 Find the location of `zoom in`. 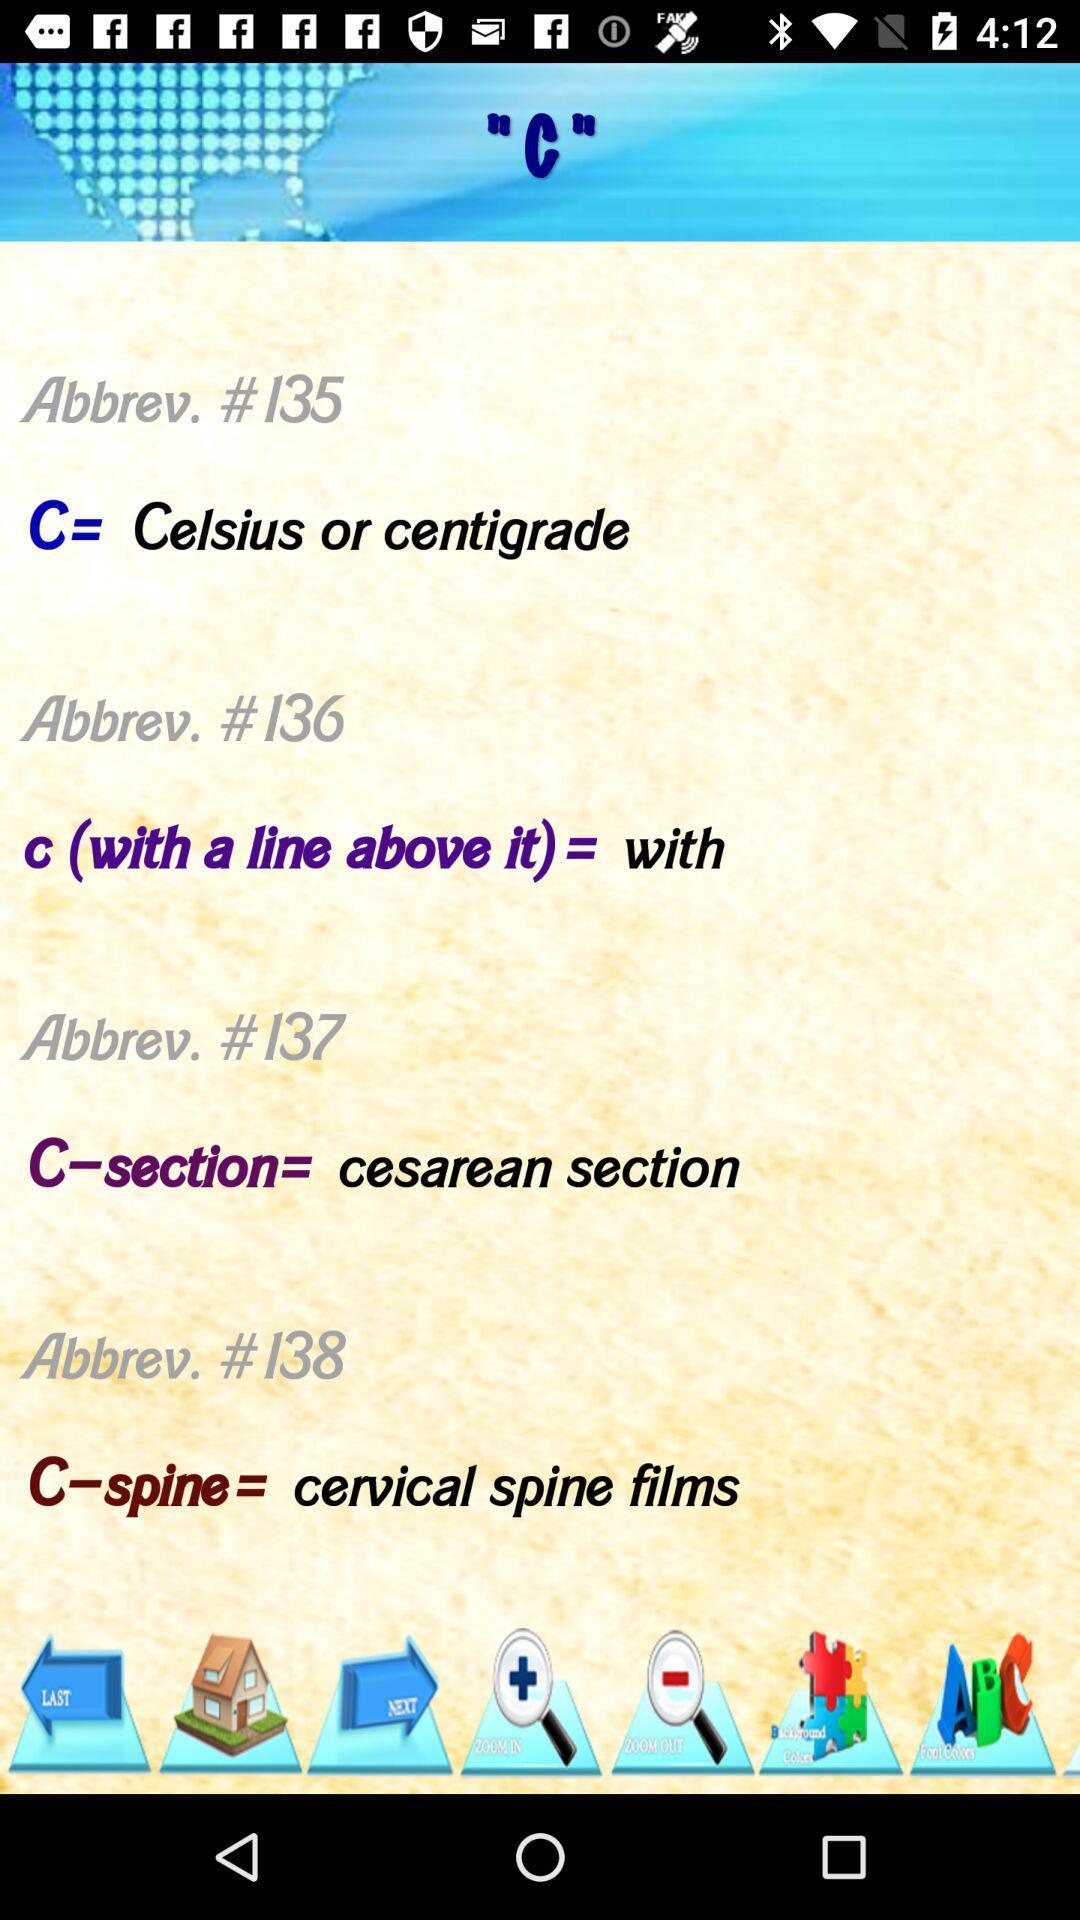

zoom in is located at coordinates (529, 1702).